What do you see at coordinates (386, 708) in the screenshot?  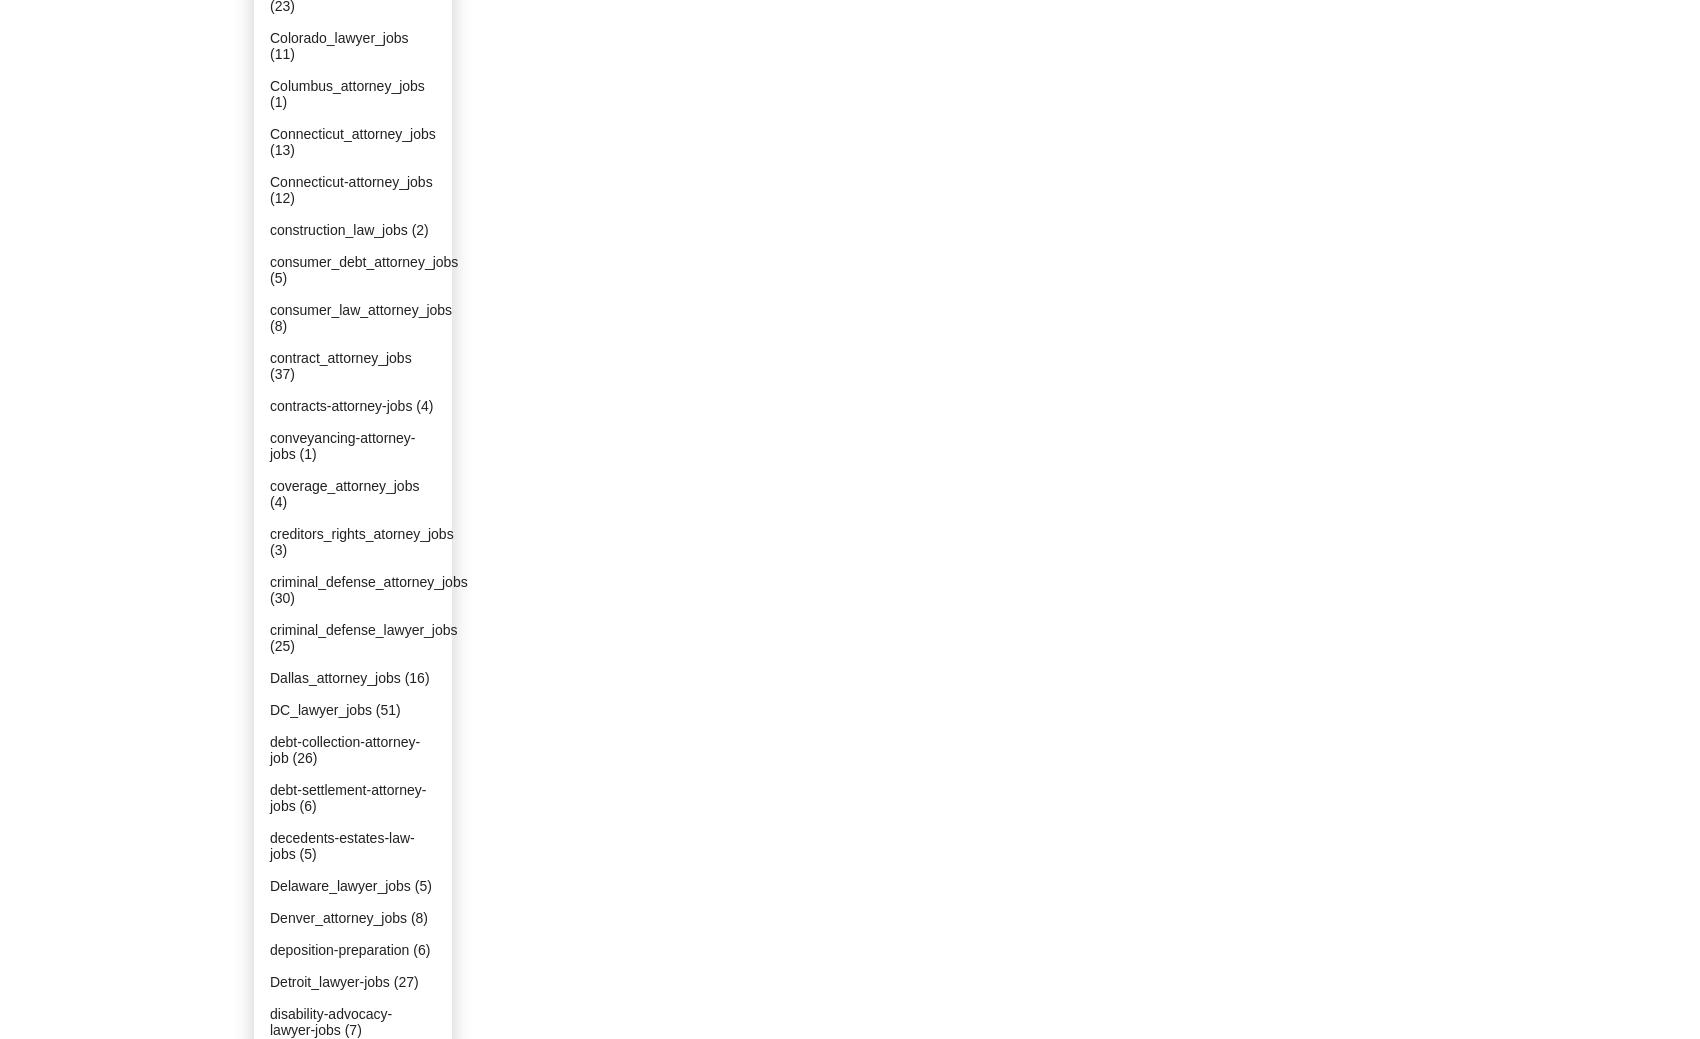 I see `'(51)'` at bounding box center [386, 708].